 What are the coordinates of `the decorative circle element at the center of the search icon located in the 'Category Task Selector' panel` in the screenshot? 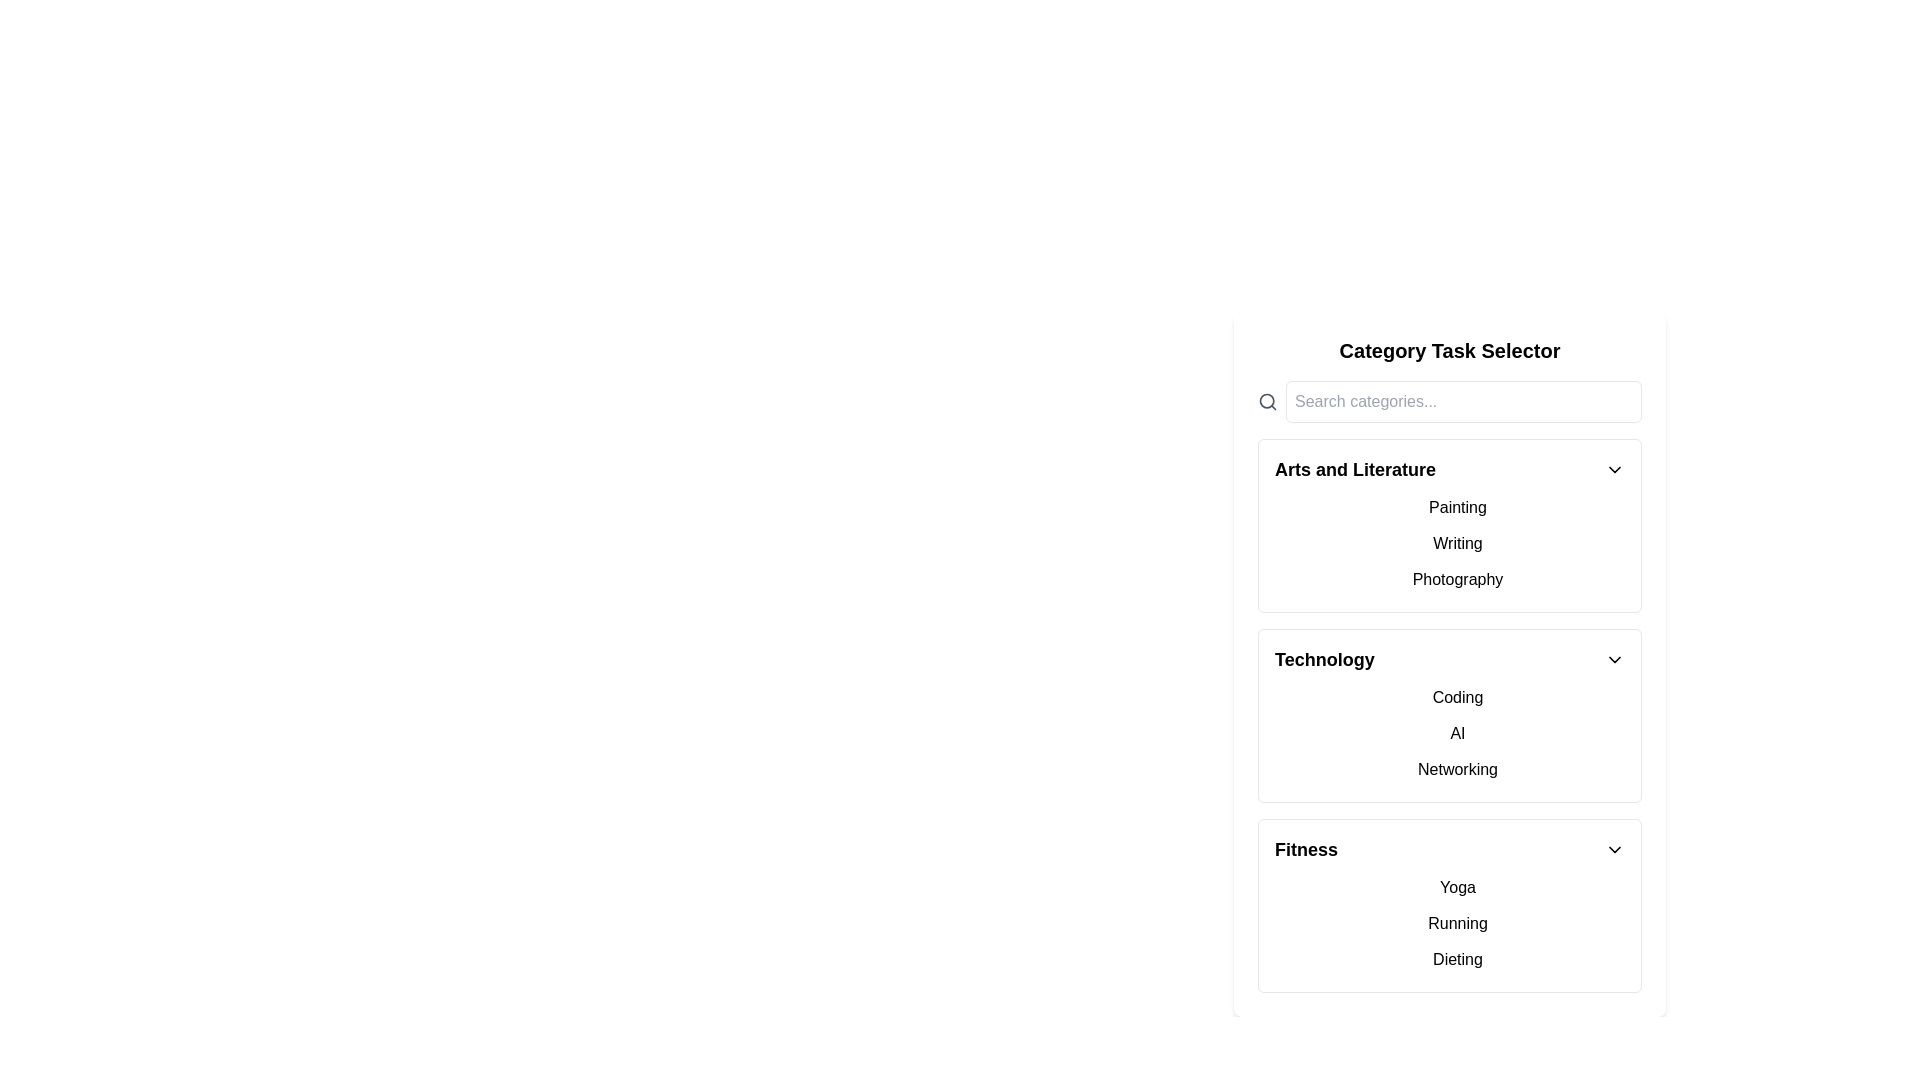 It's located at (1266, 401).